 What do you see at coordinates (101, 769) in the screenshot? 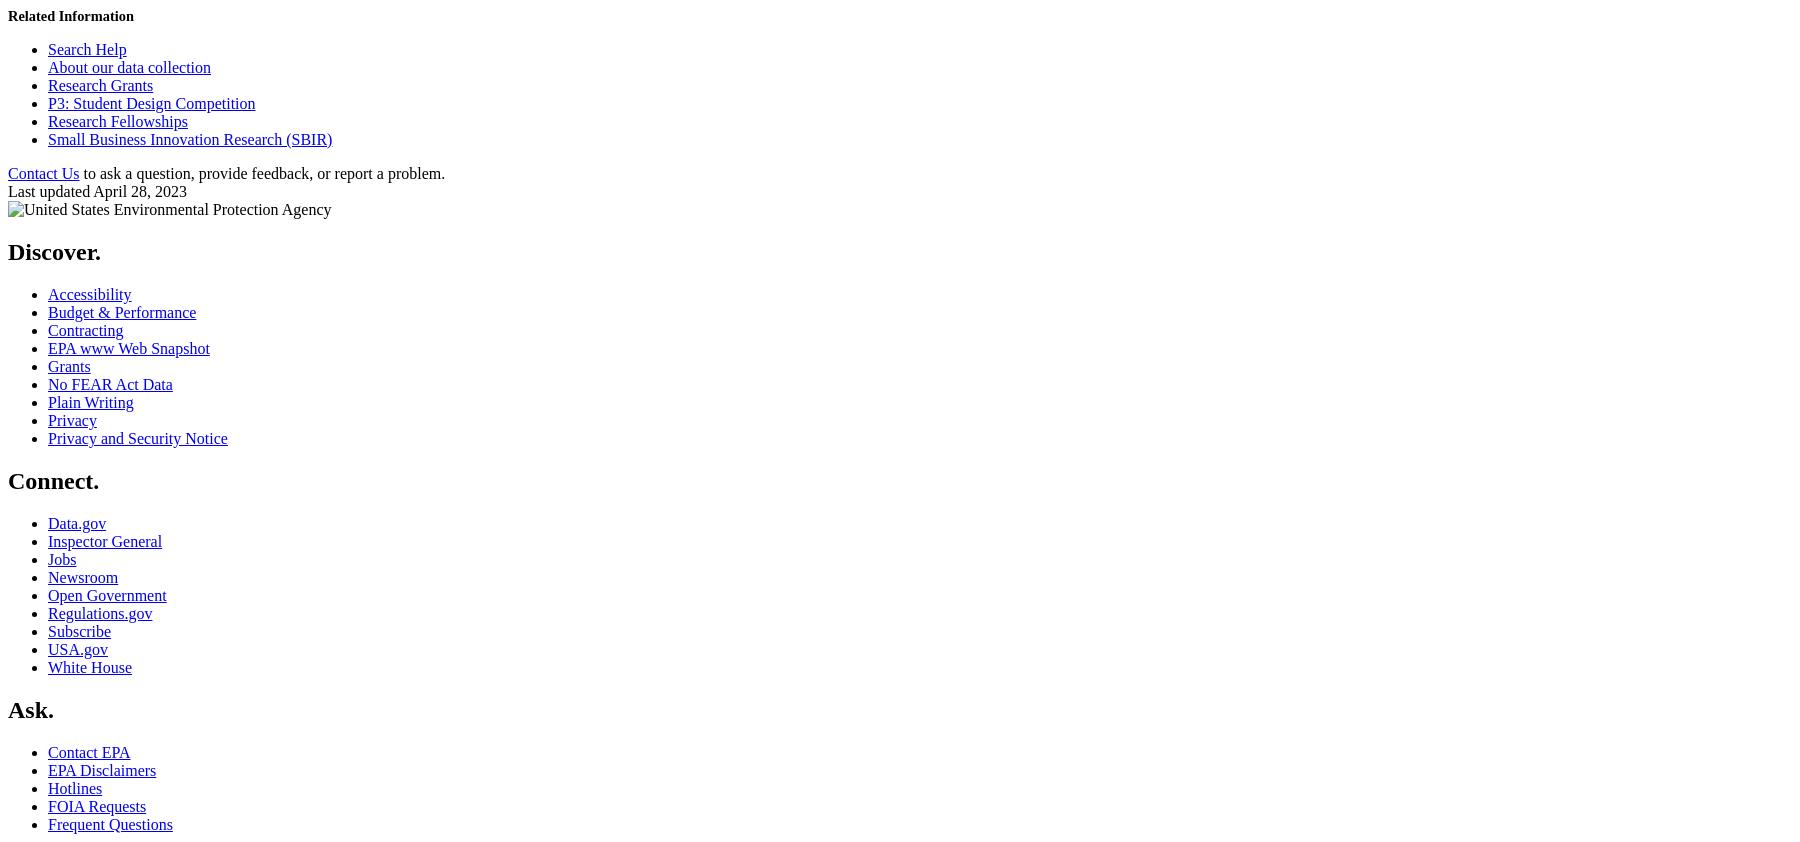
I see `'EPA Disclaimers'` at bounding box center [101, 769].